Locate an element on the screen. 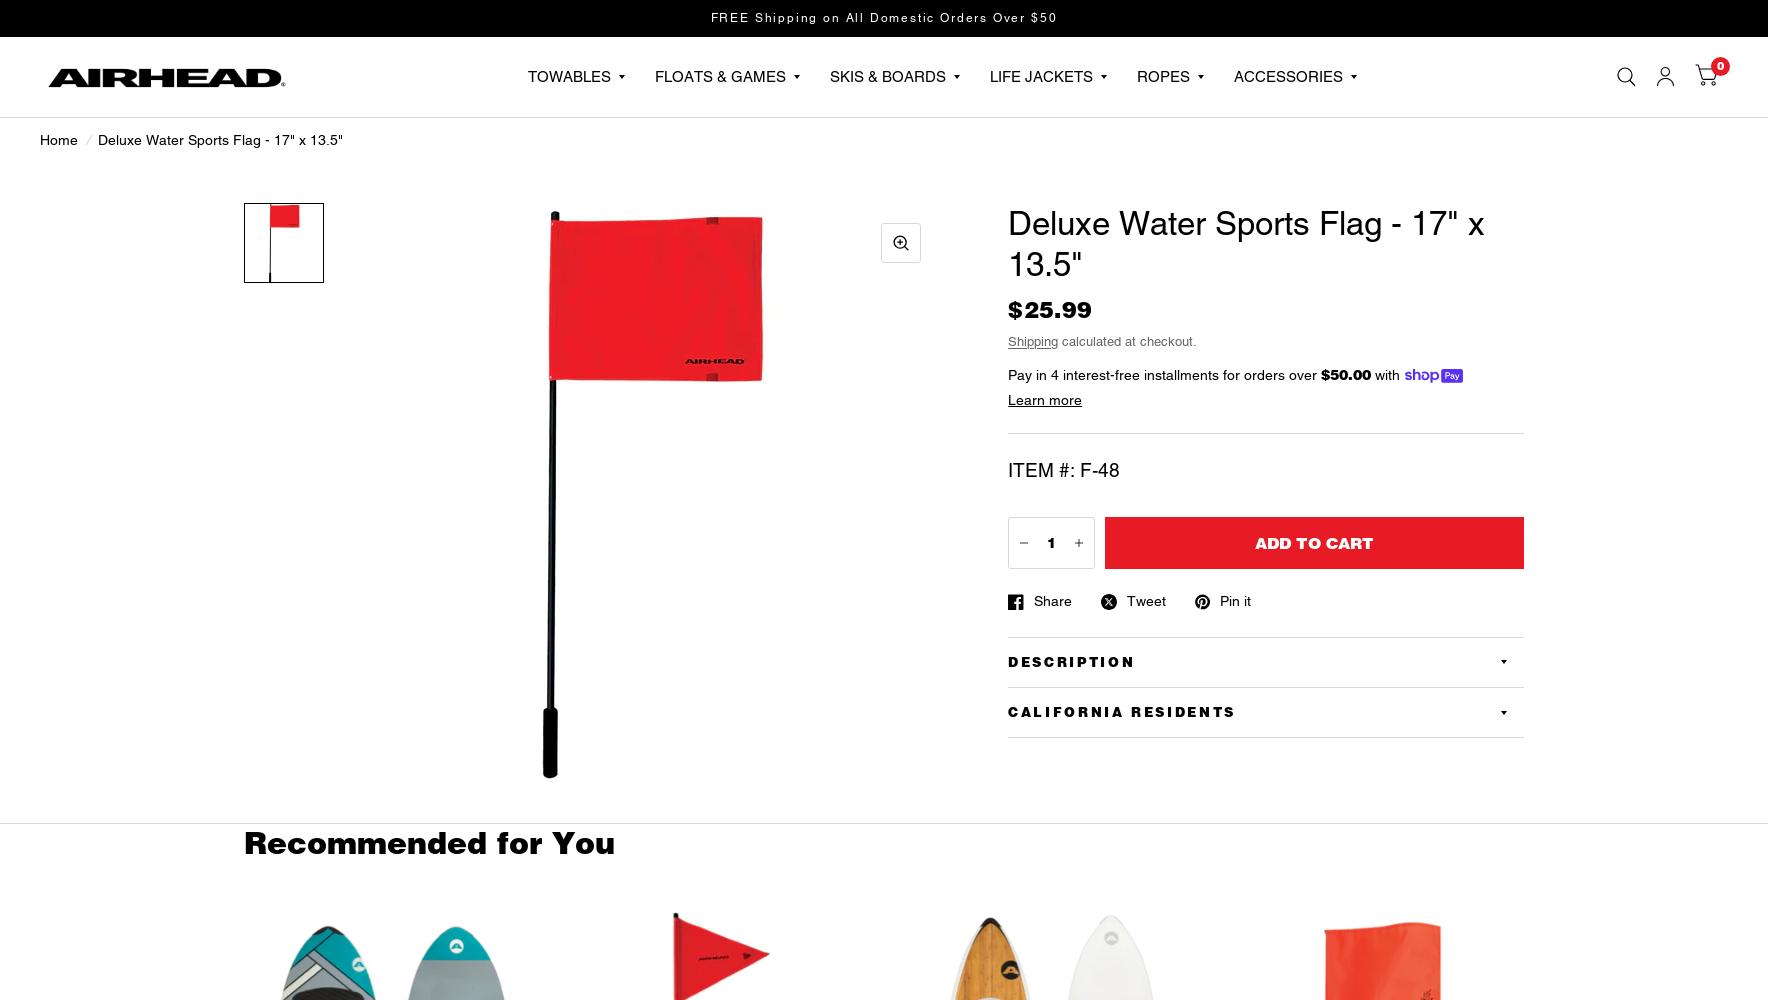 This screenshot has width=1768, height=1000. 'Description' is located at coordinates (1070, 661).